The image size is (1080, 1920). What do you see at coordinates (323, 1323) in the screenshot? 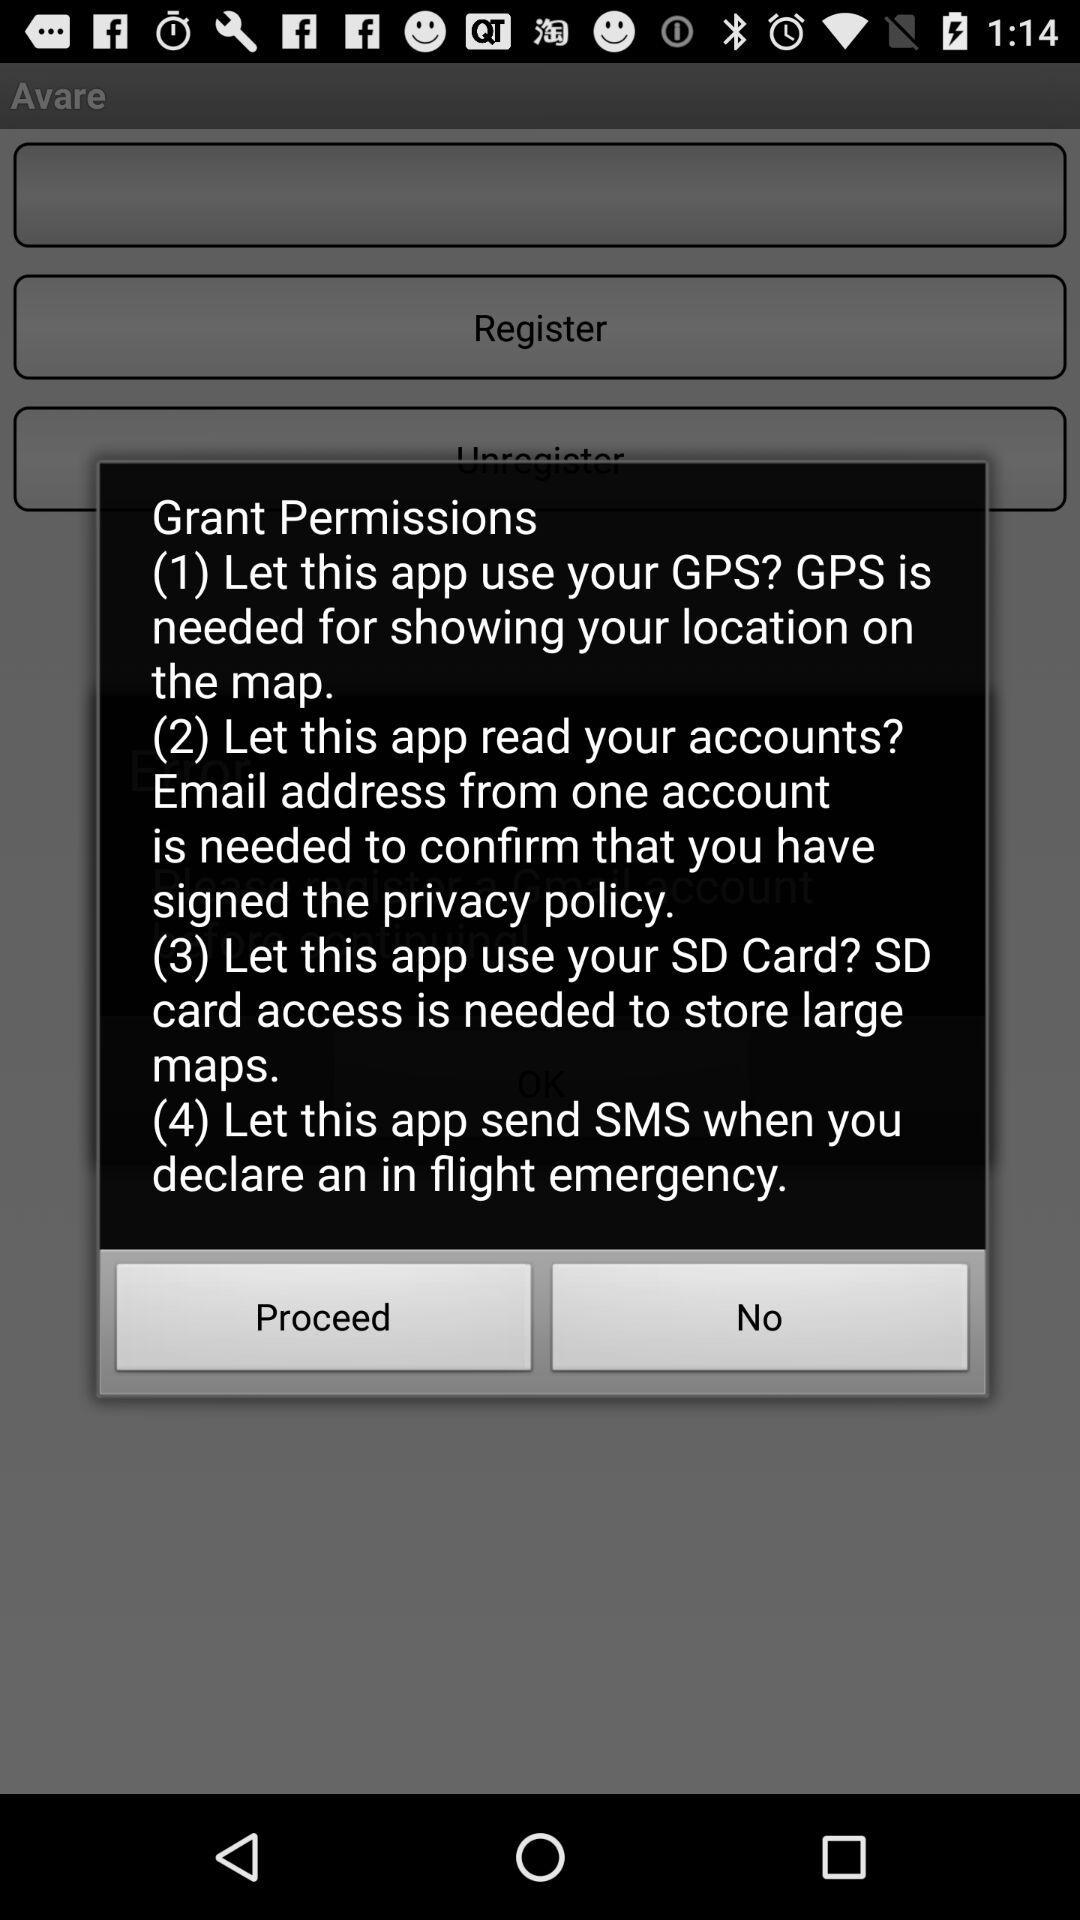
I see `icon to the left of the no` at bounding box center [323, 1323].